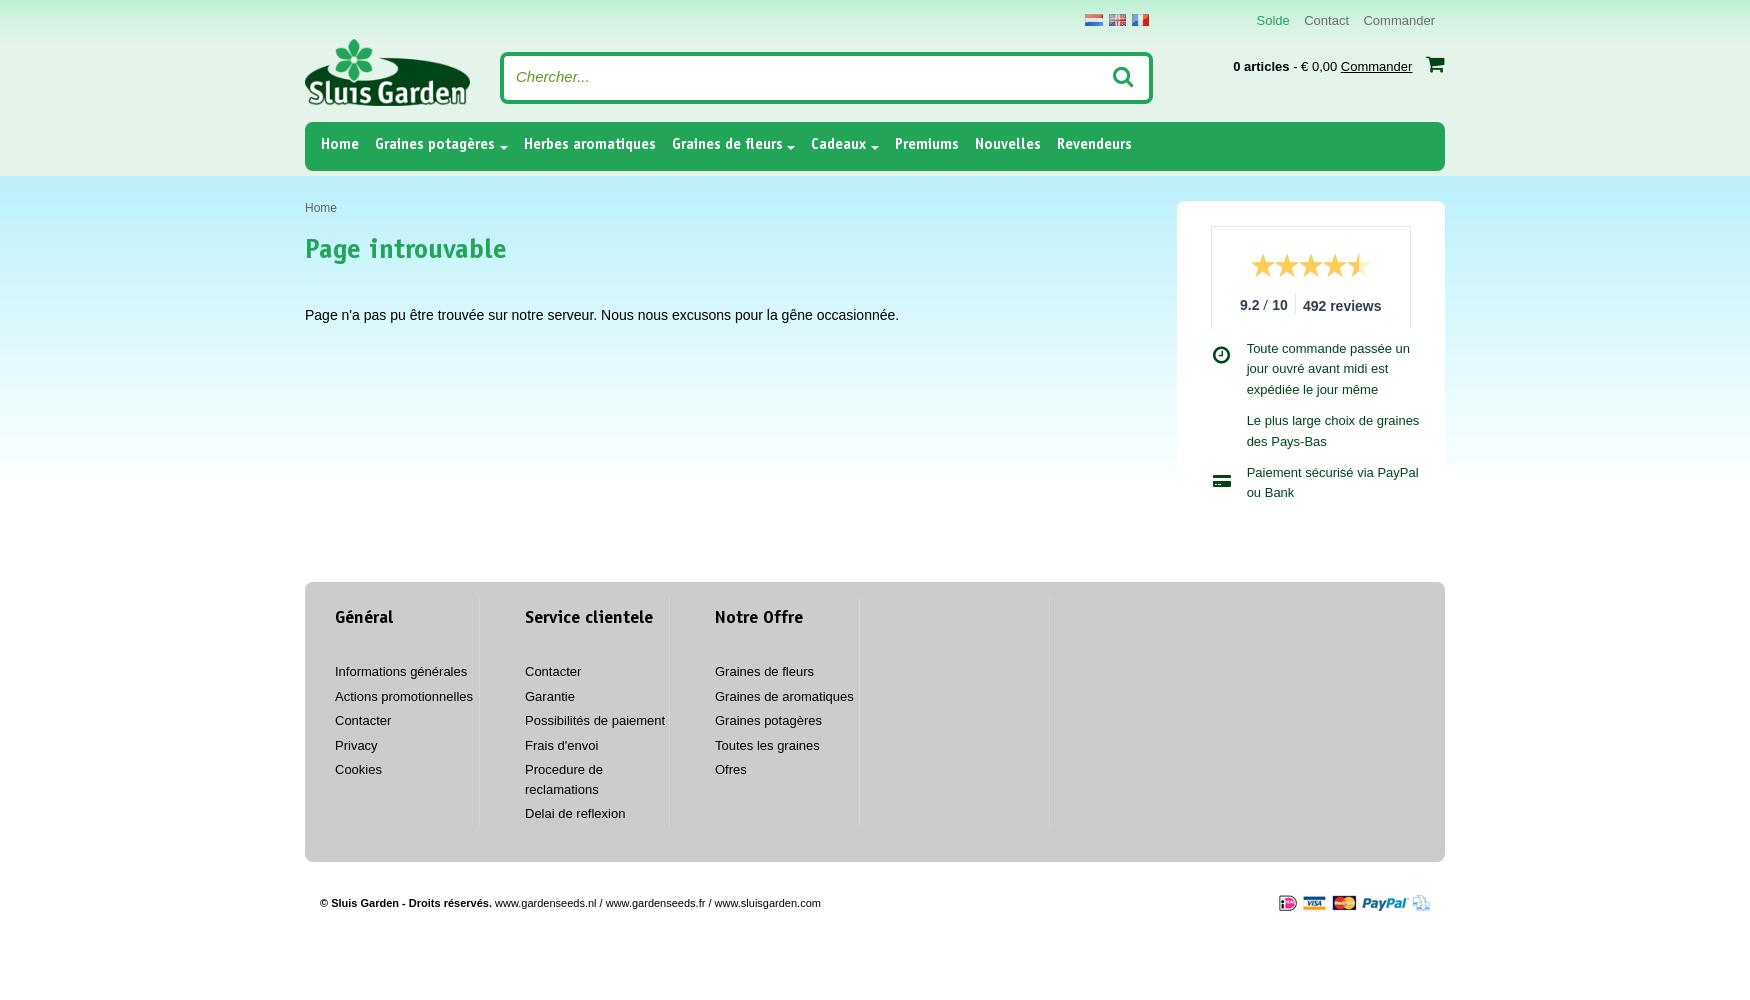  I want to click on 'Général', so click(364, 617).